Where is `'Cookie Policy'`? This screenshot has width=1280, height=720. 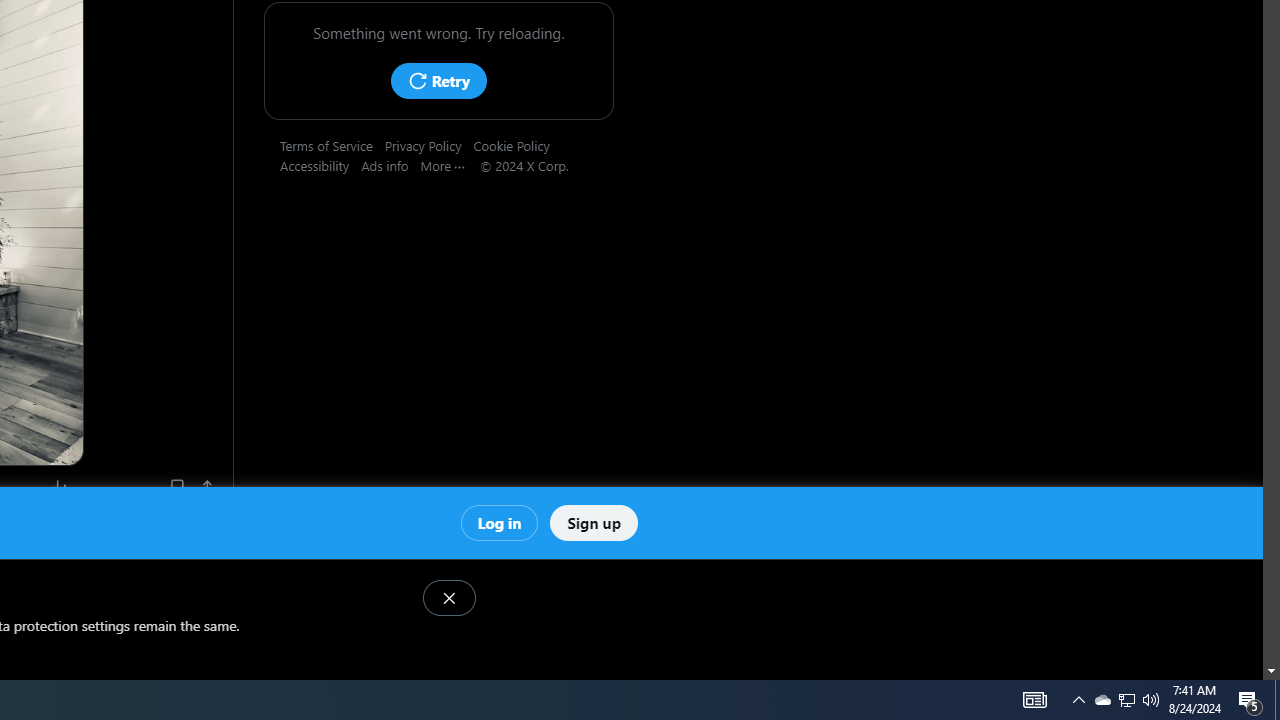
'Cookie Policy' is located at coordinates (517, 144).